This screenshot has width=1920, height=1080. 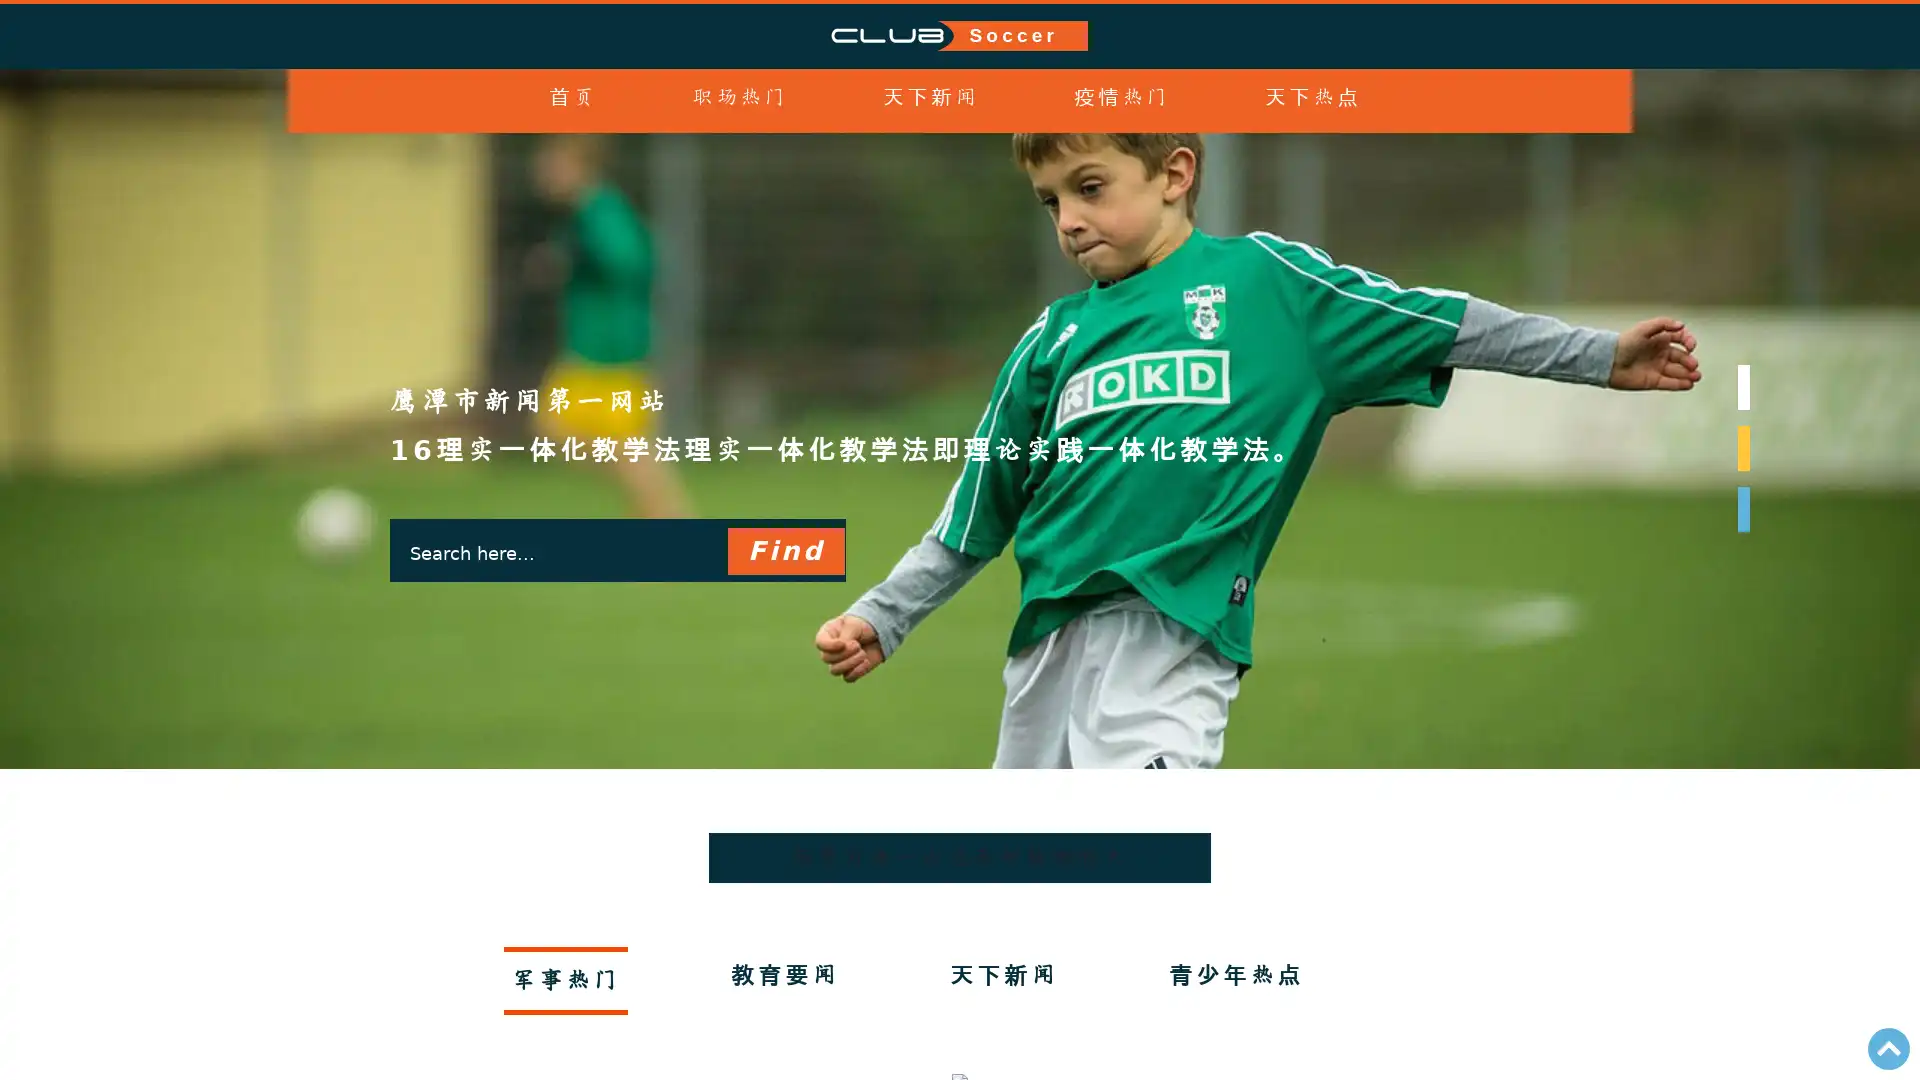 What do you see at coordinates (784, 551) in the screenshot?
I see `Find` at bounding box center [784, 551].